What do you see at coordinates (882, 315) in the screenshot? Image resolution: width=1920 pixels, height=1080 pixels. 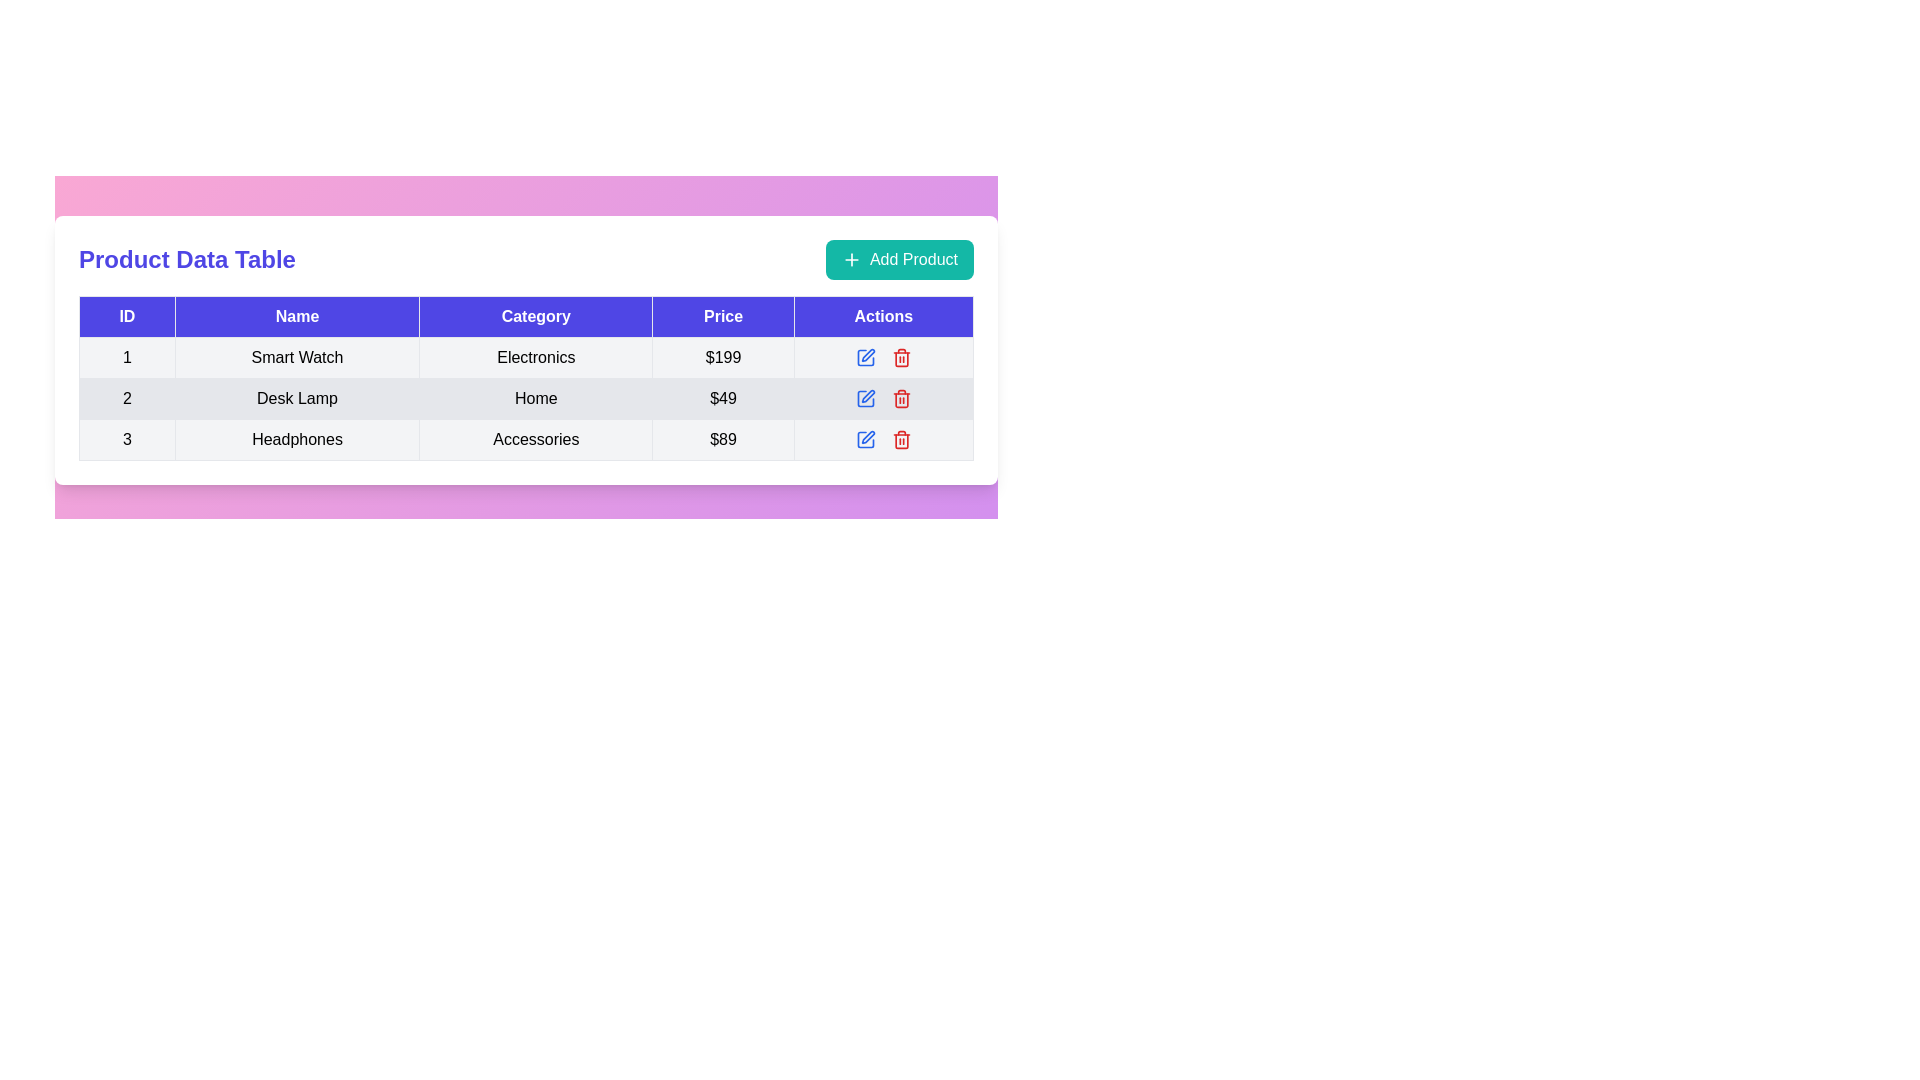 I see `the 'Actions' text label in the table header cell, which has a blue background and white bold font, located at the far right of the header row` at bounding box center [882, 315].